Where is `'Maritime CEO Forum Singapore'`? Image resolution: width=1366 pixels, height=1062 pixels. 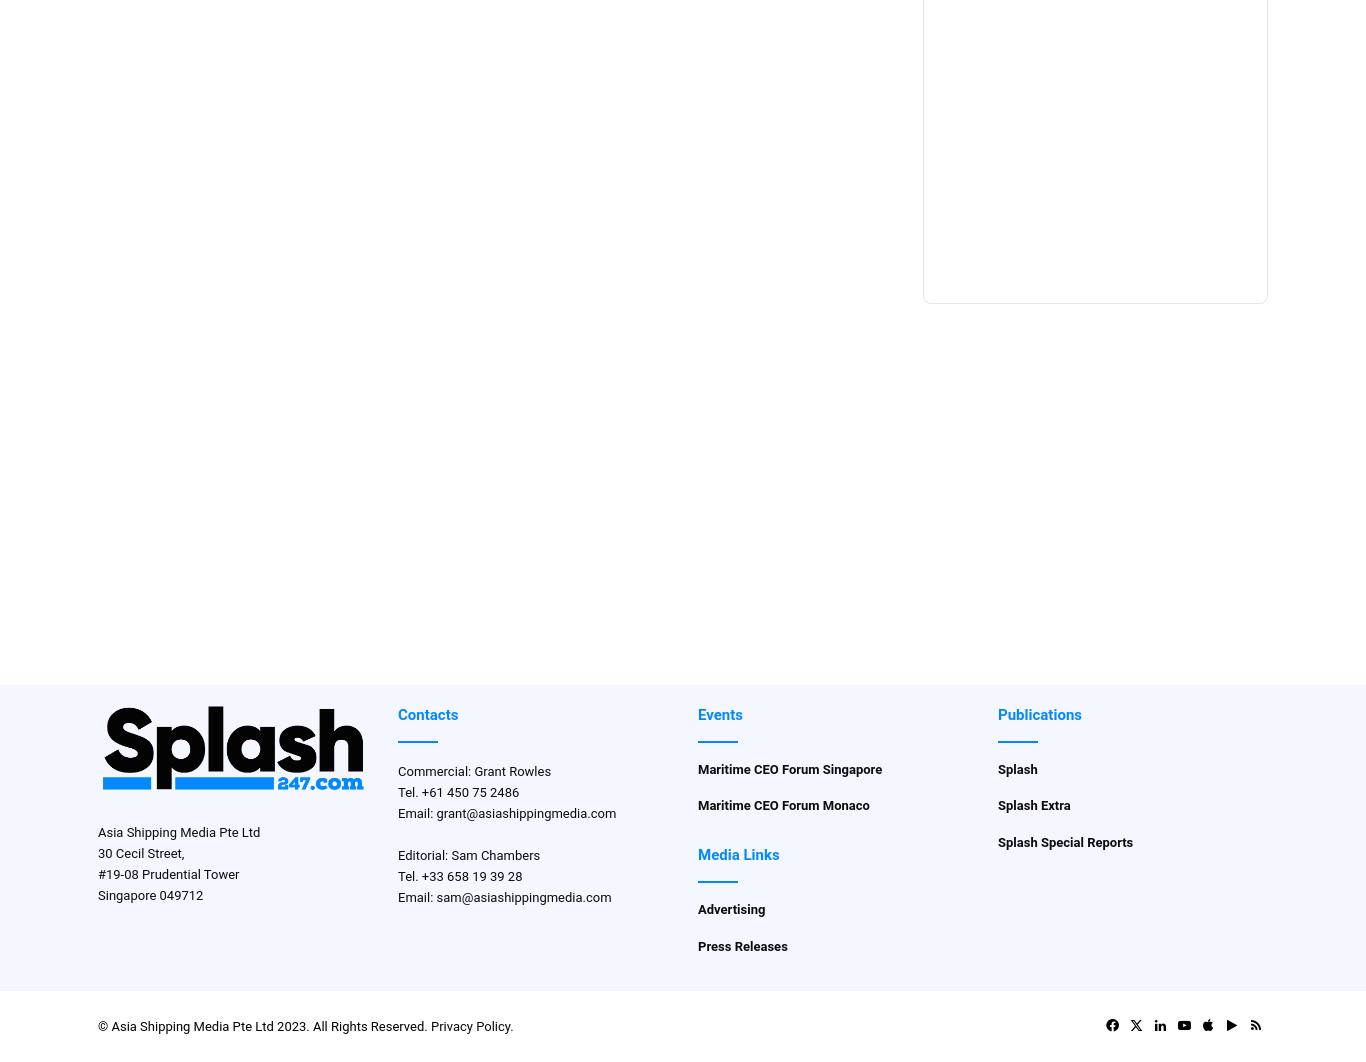 'Maritime CEO Forum Singapore' is located at coordinates (789, 768).